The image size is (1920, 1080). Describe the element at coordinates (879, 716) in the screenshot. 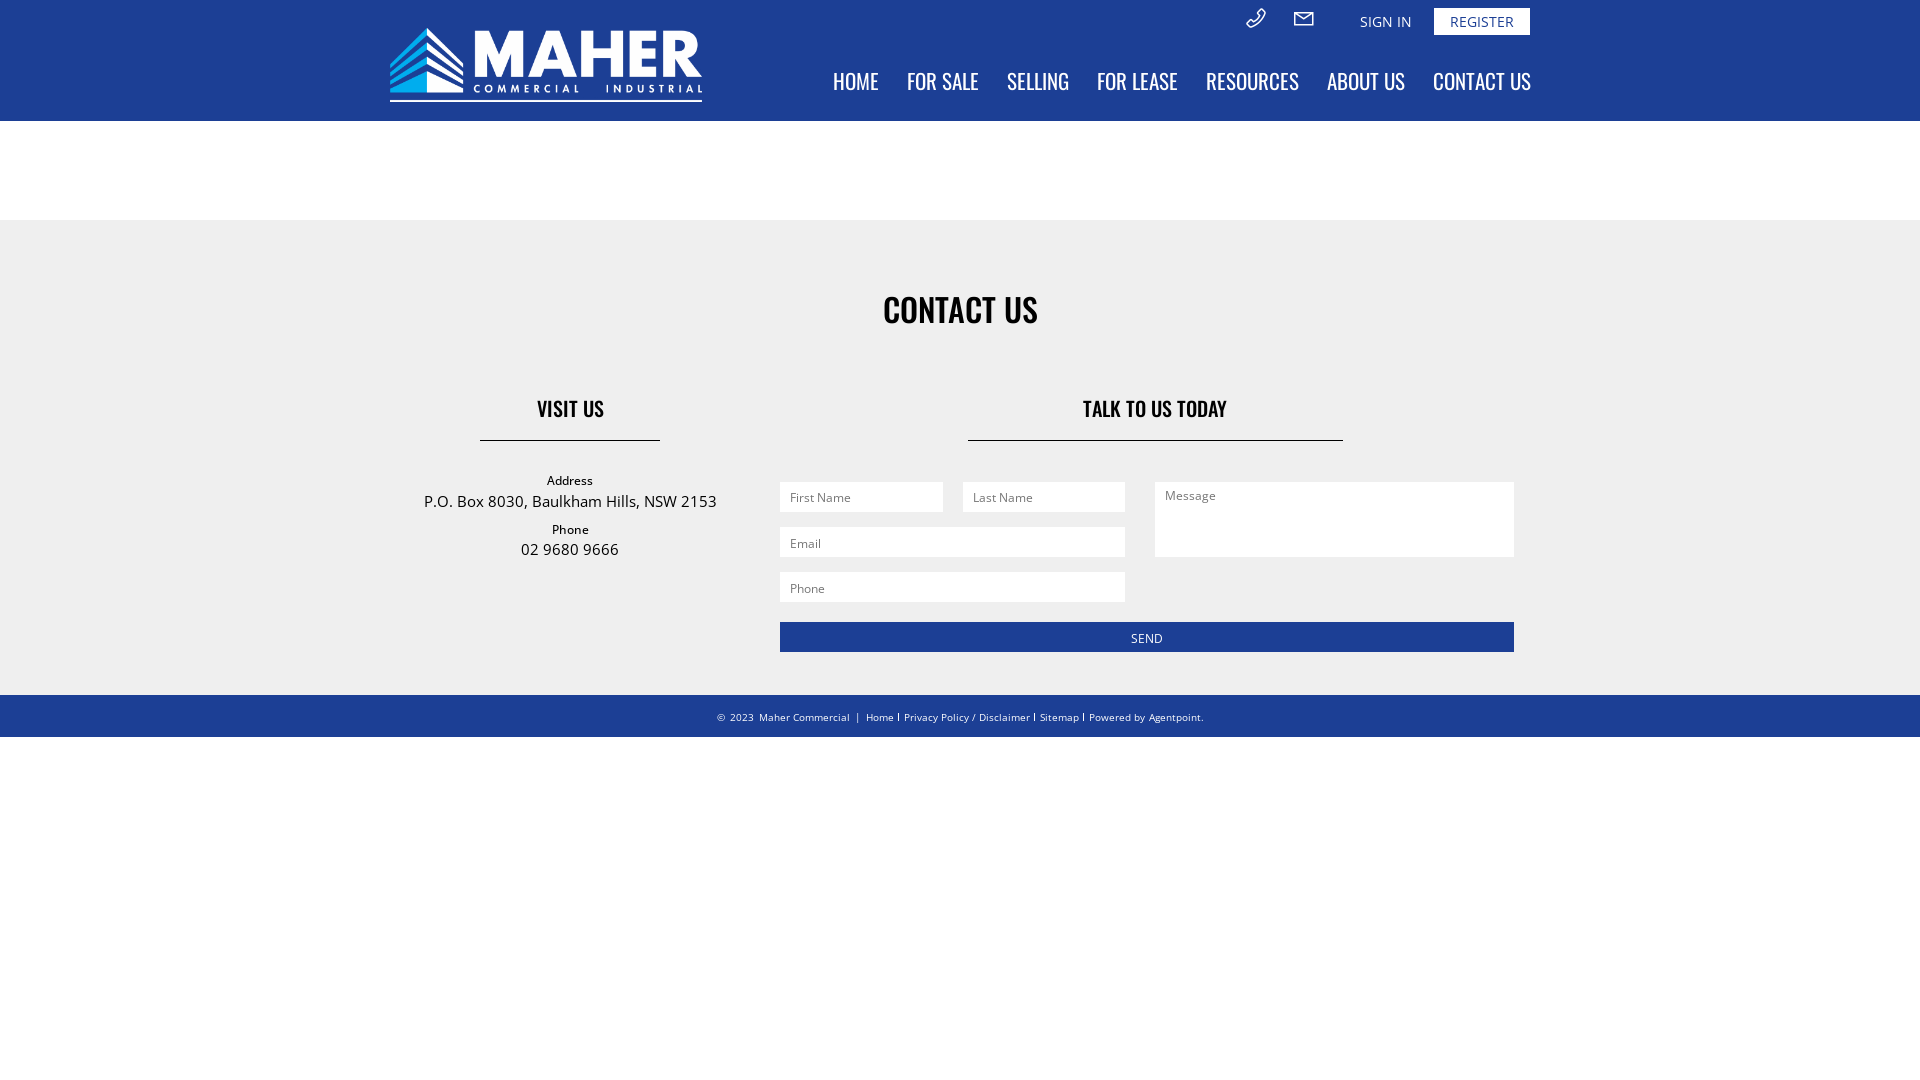

I see `'Home'` at that location.